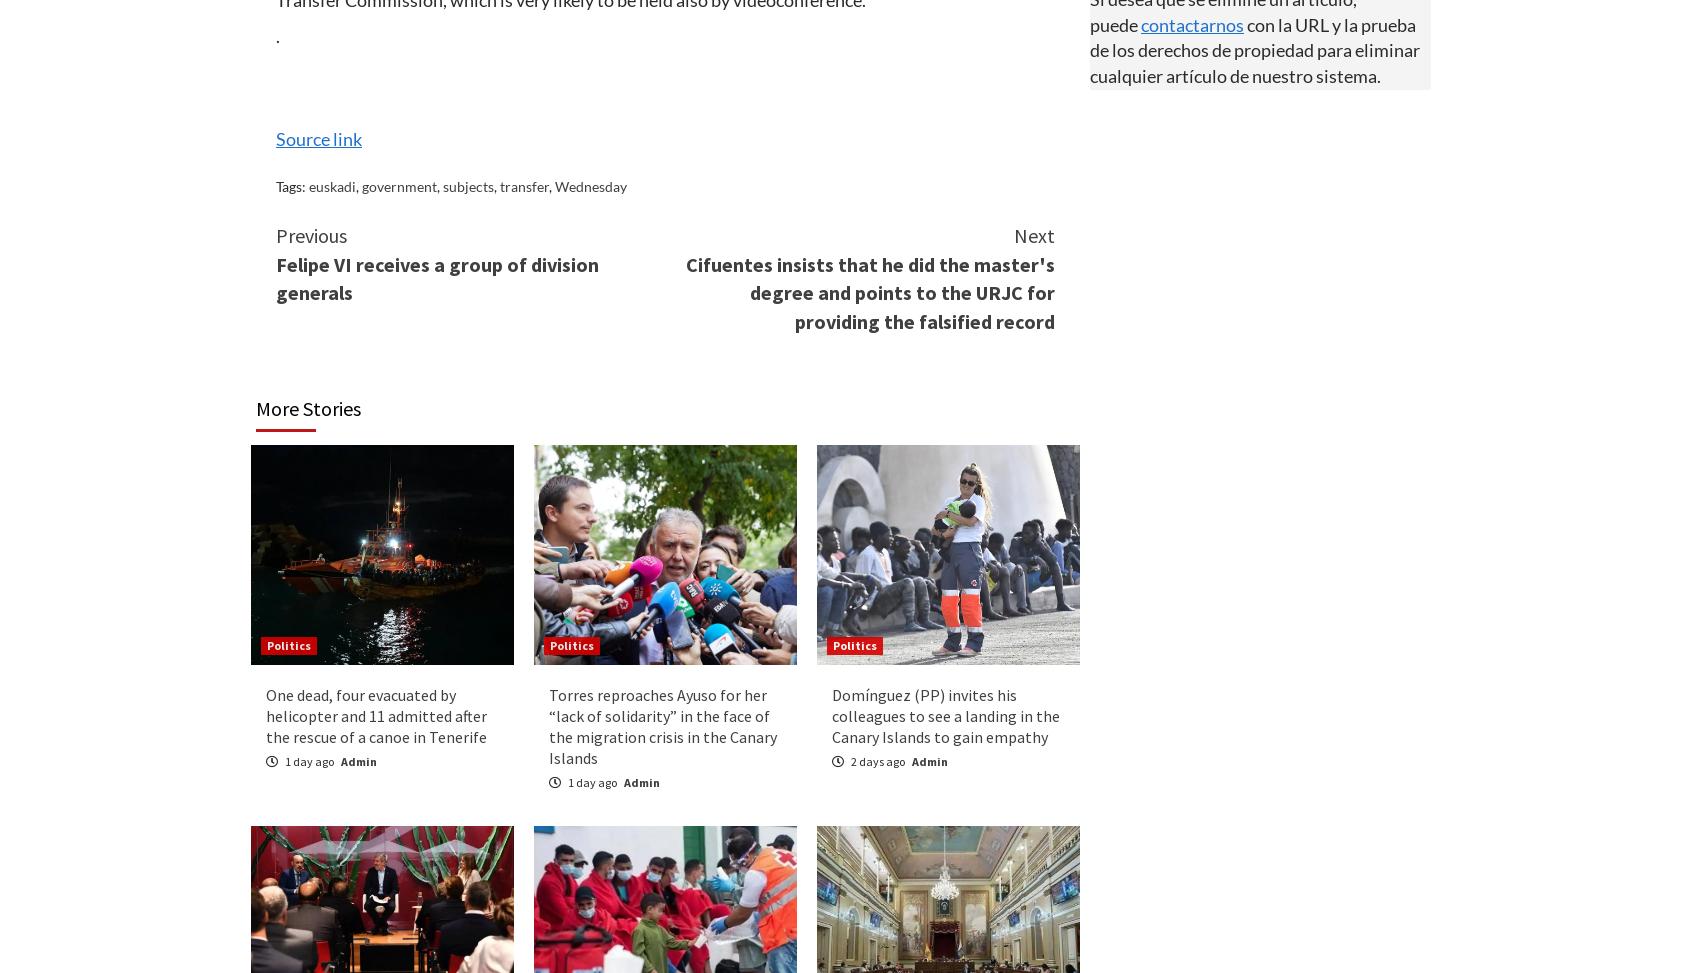  I want to click on 'Tags:', so click(291, 186).